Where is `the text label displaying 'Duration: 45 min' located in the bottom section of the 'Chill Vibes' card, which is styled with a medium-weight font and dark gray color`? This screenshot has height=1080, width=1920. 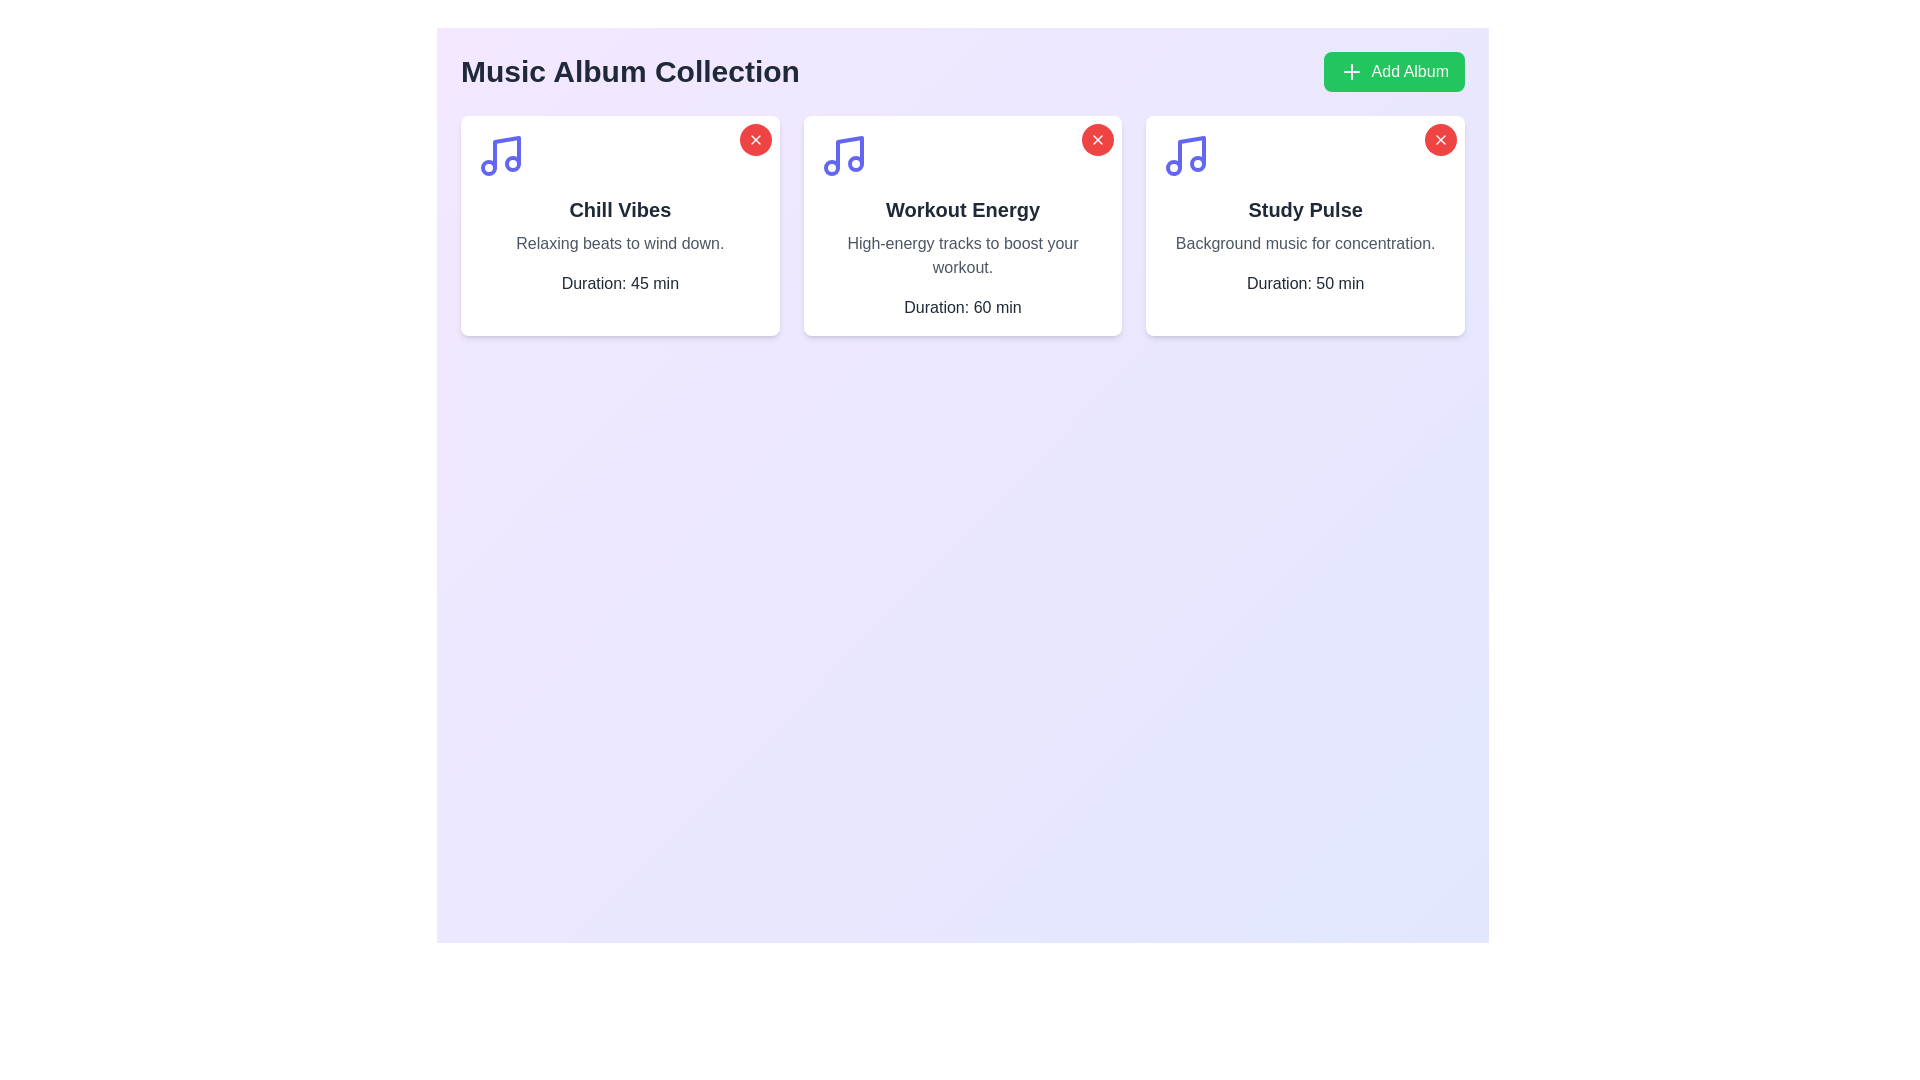
the text label displaying 'Duration: 45 min' located in the bottom section of the 'Chill Vibes' card, which is styled with a medium-weight font and dark gray color is located at coordinates (619, 284).